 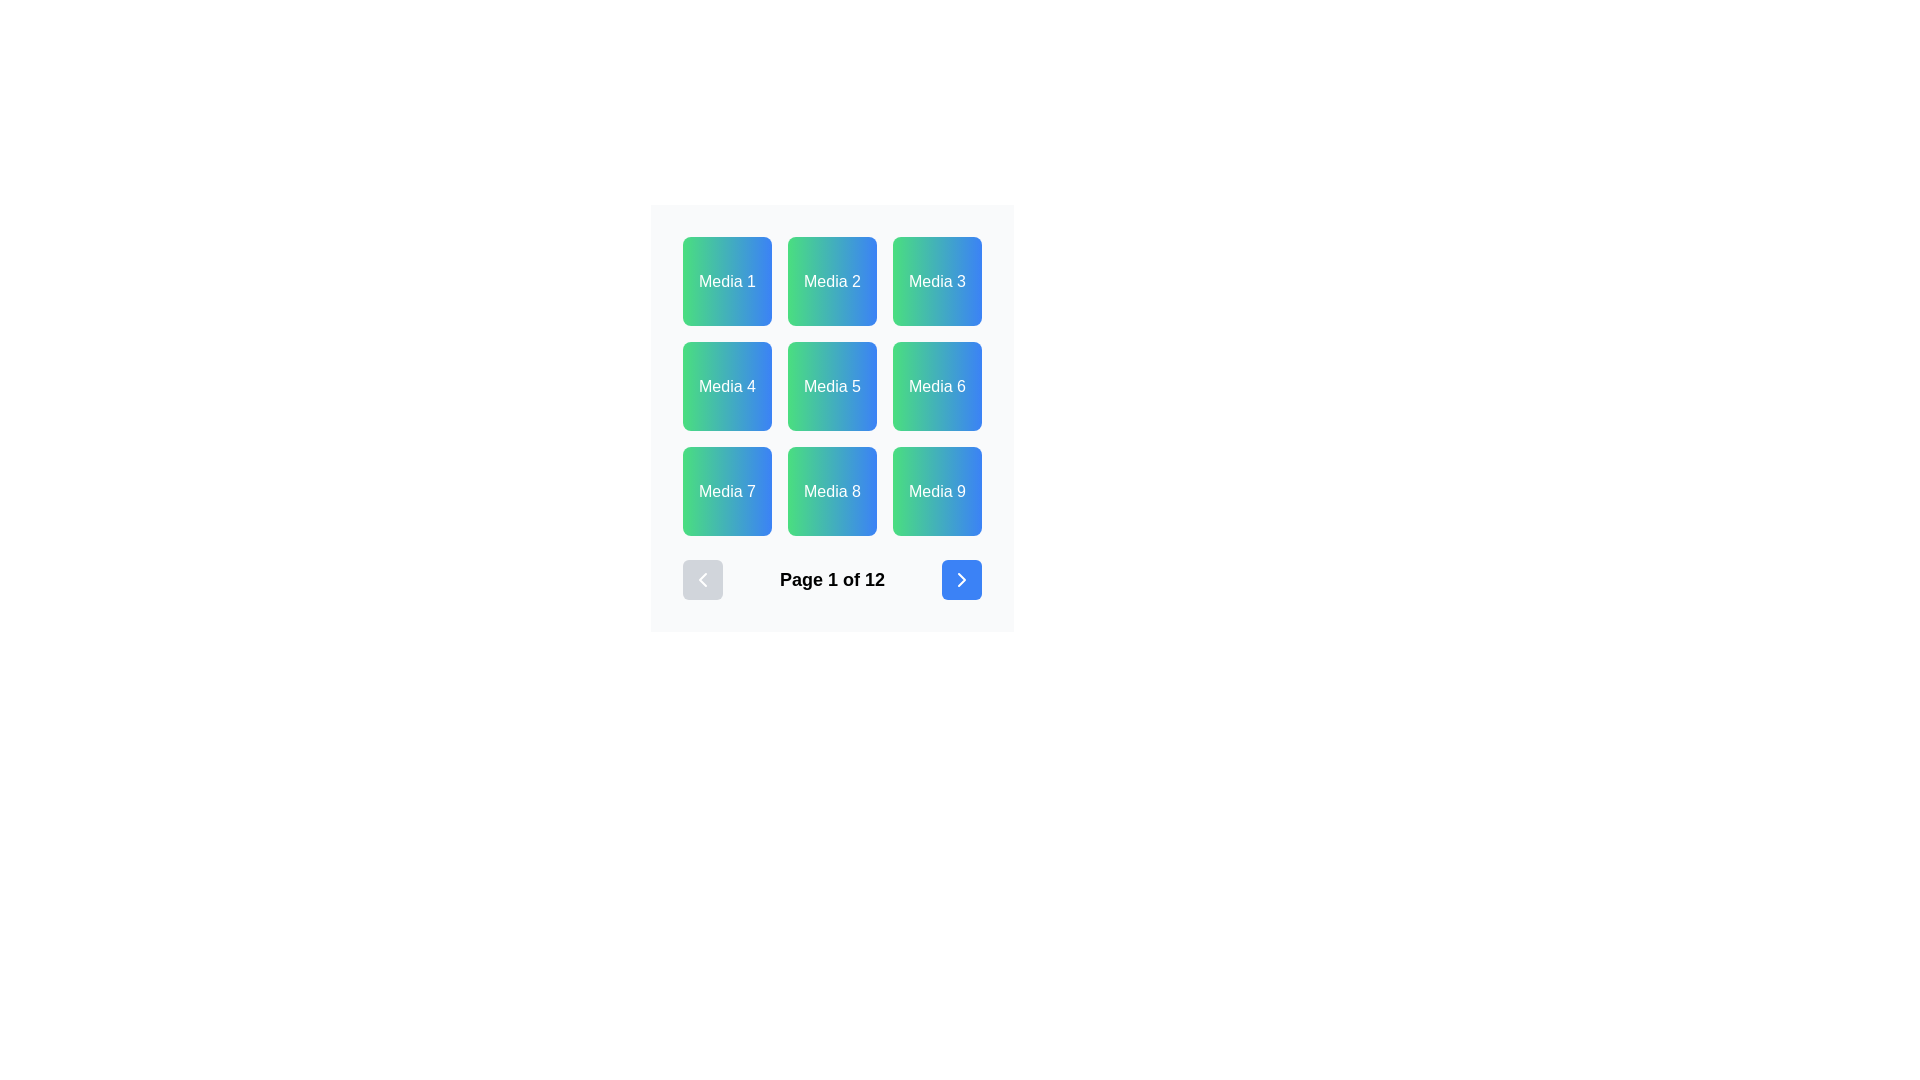 I want to click on the interactive tile labeled 'Media 6', so click(x=936, y=386).